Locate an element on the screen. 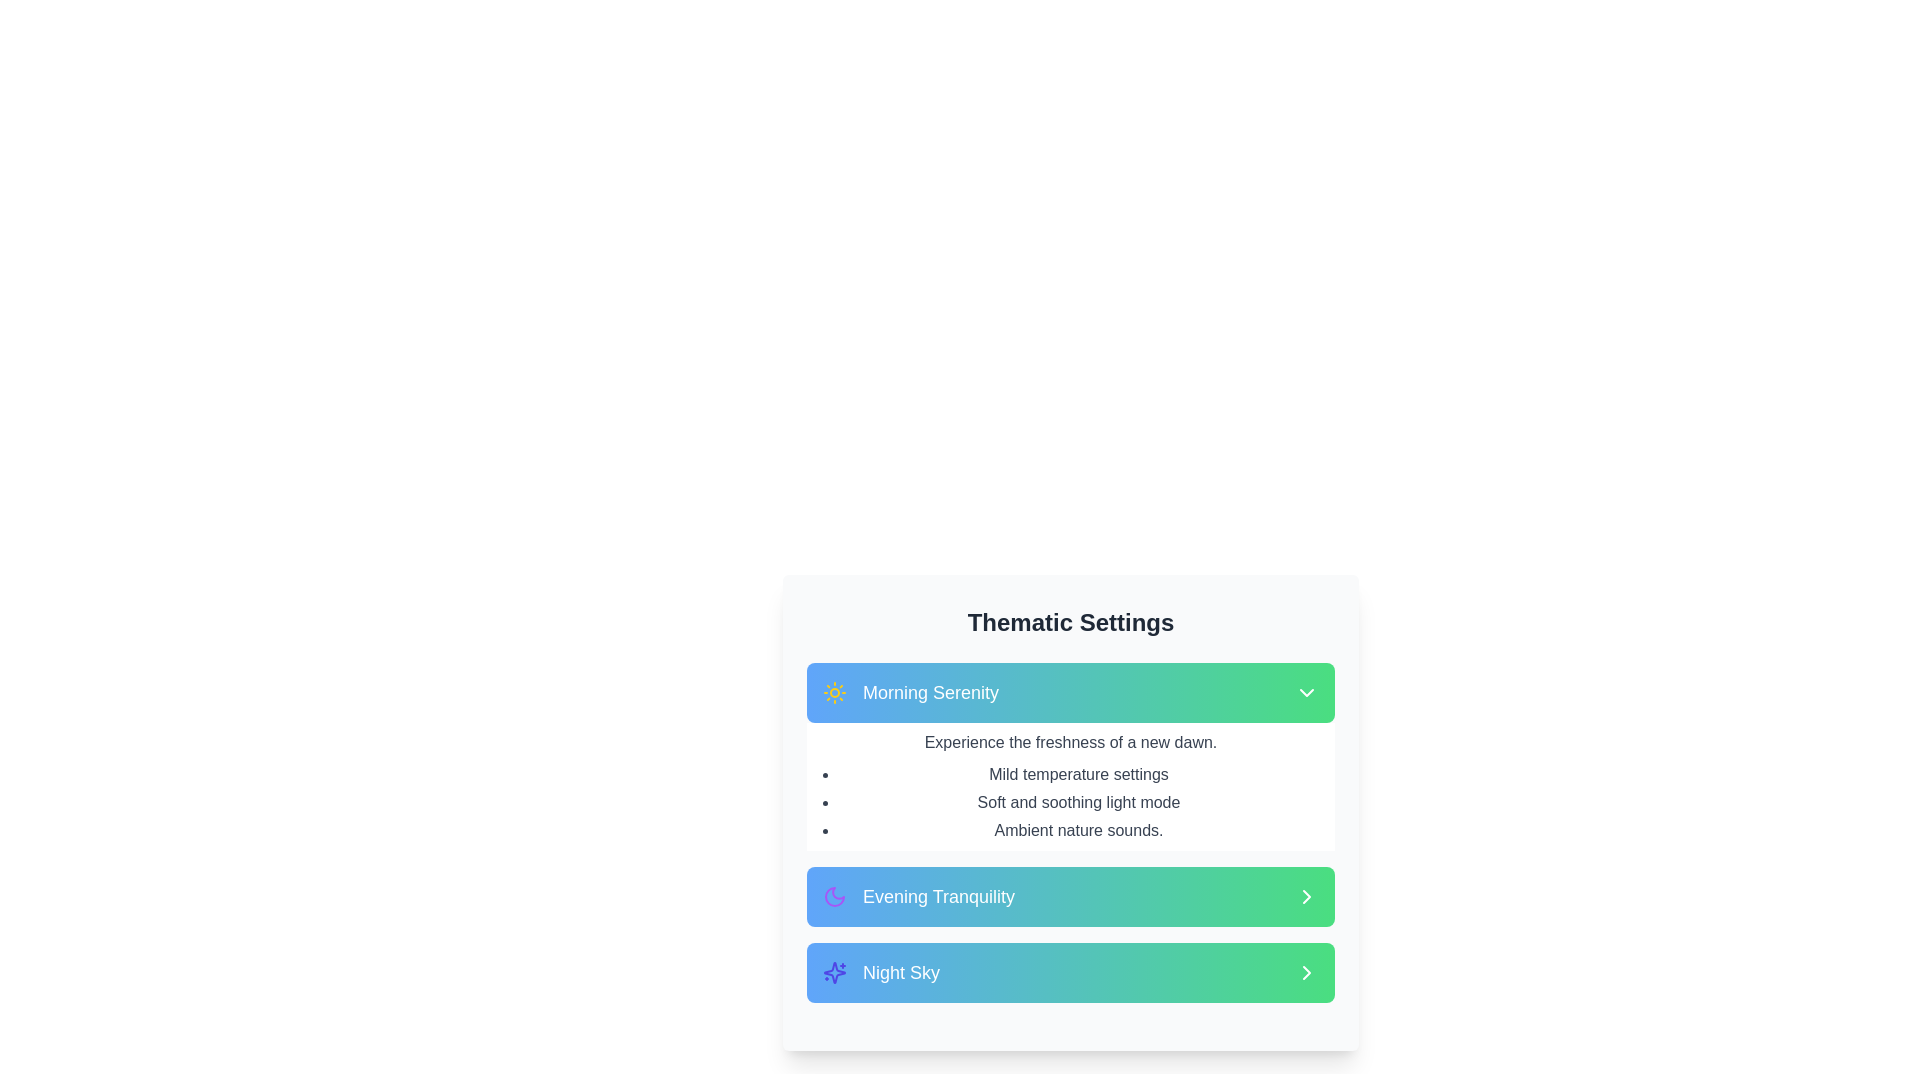 The height and width of the screenshot is (1080, 1920). the right-pointing arrow icon located in the 'Night Sky' section is located at coordinates (1306, 971).